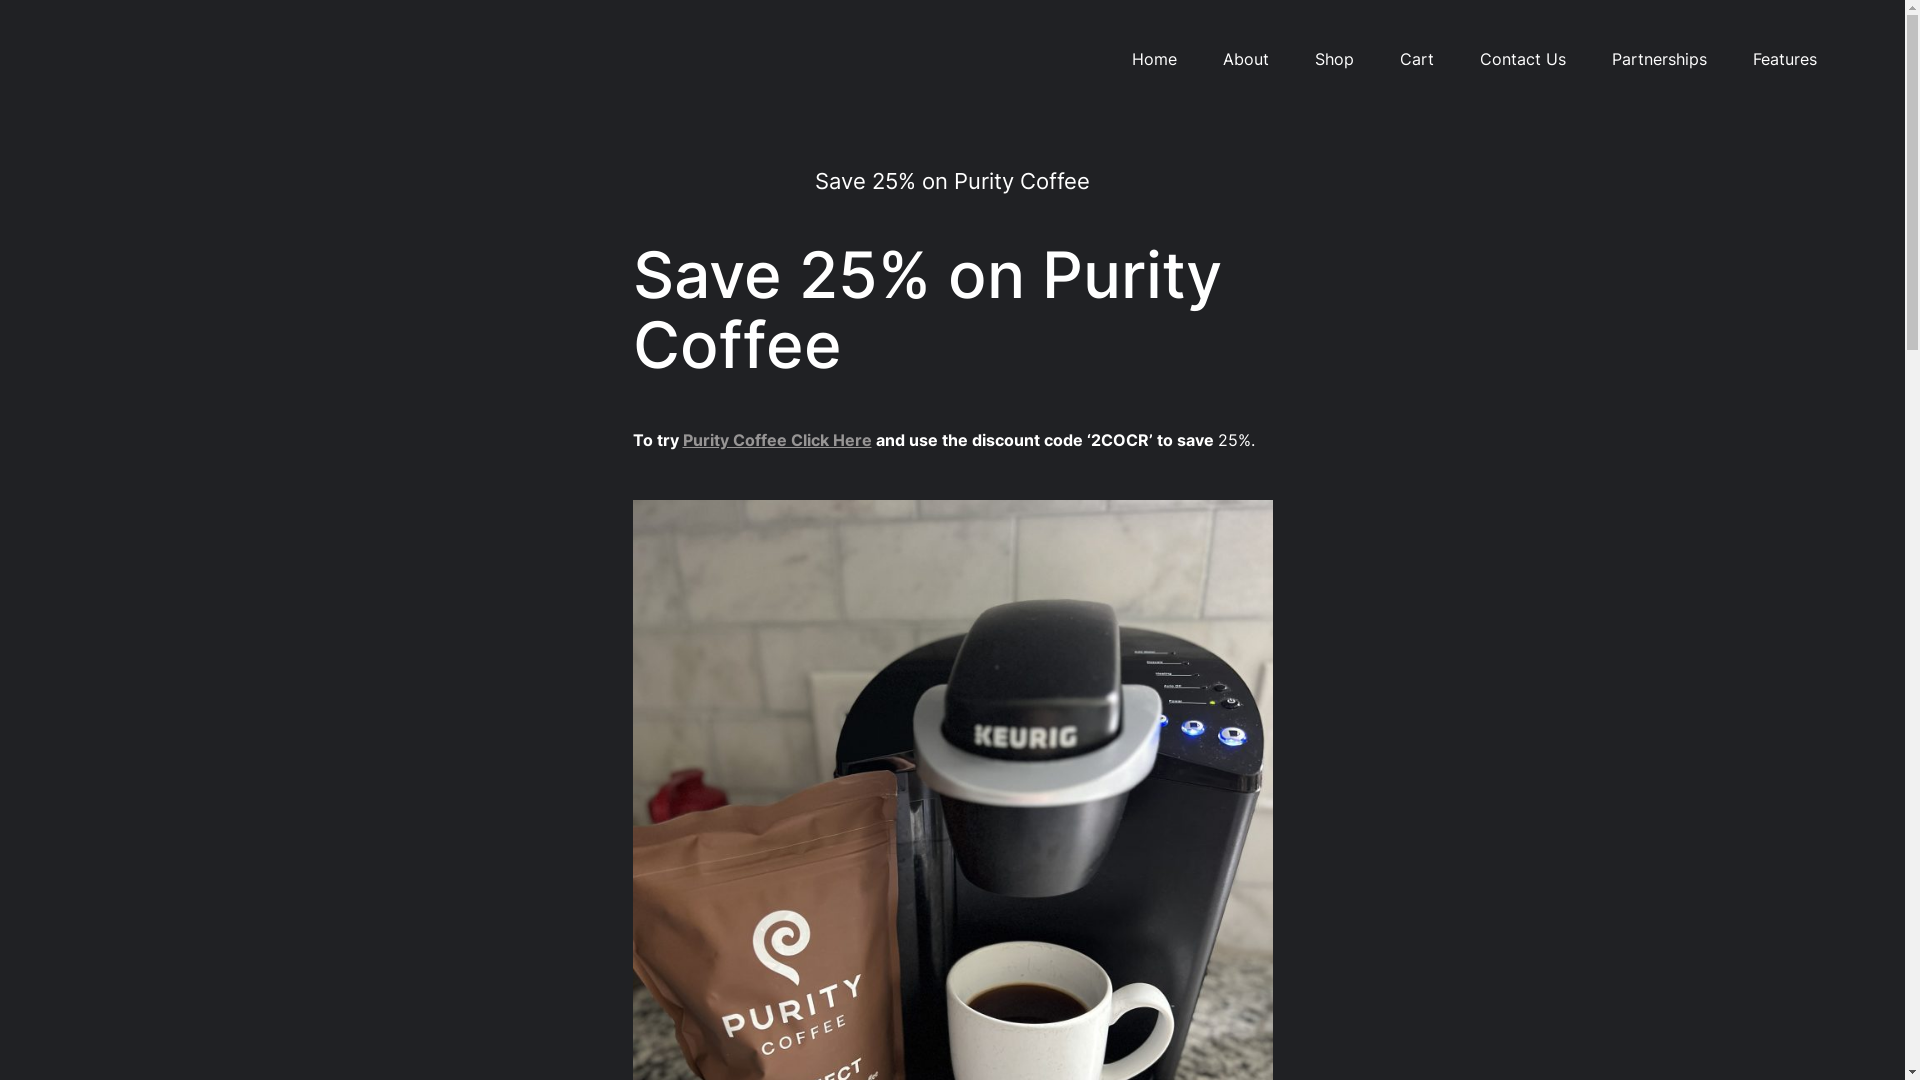 The height and width of the screenshot is (1080, 1920). Describe the element at coordinates (1415, 58) in the screenshot. I see `'Cart'` at that location.